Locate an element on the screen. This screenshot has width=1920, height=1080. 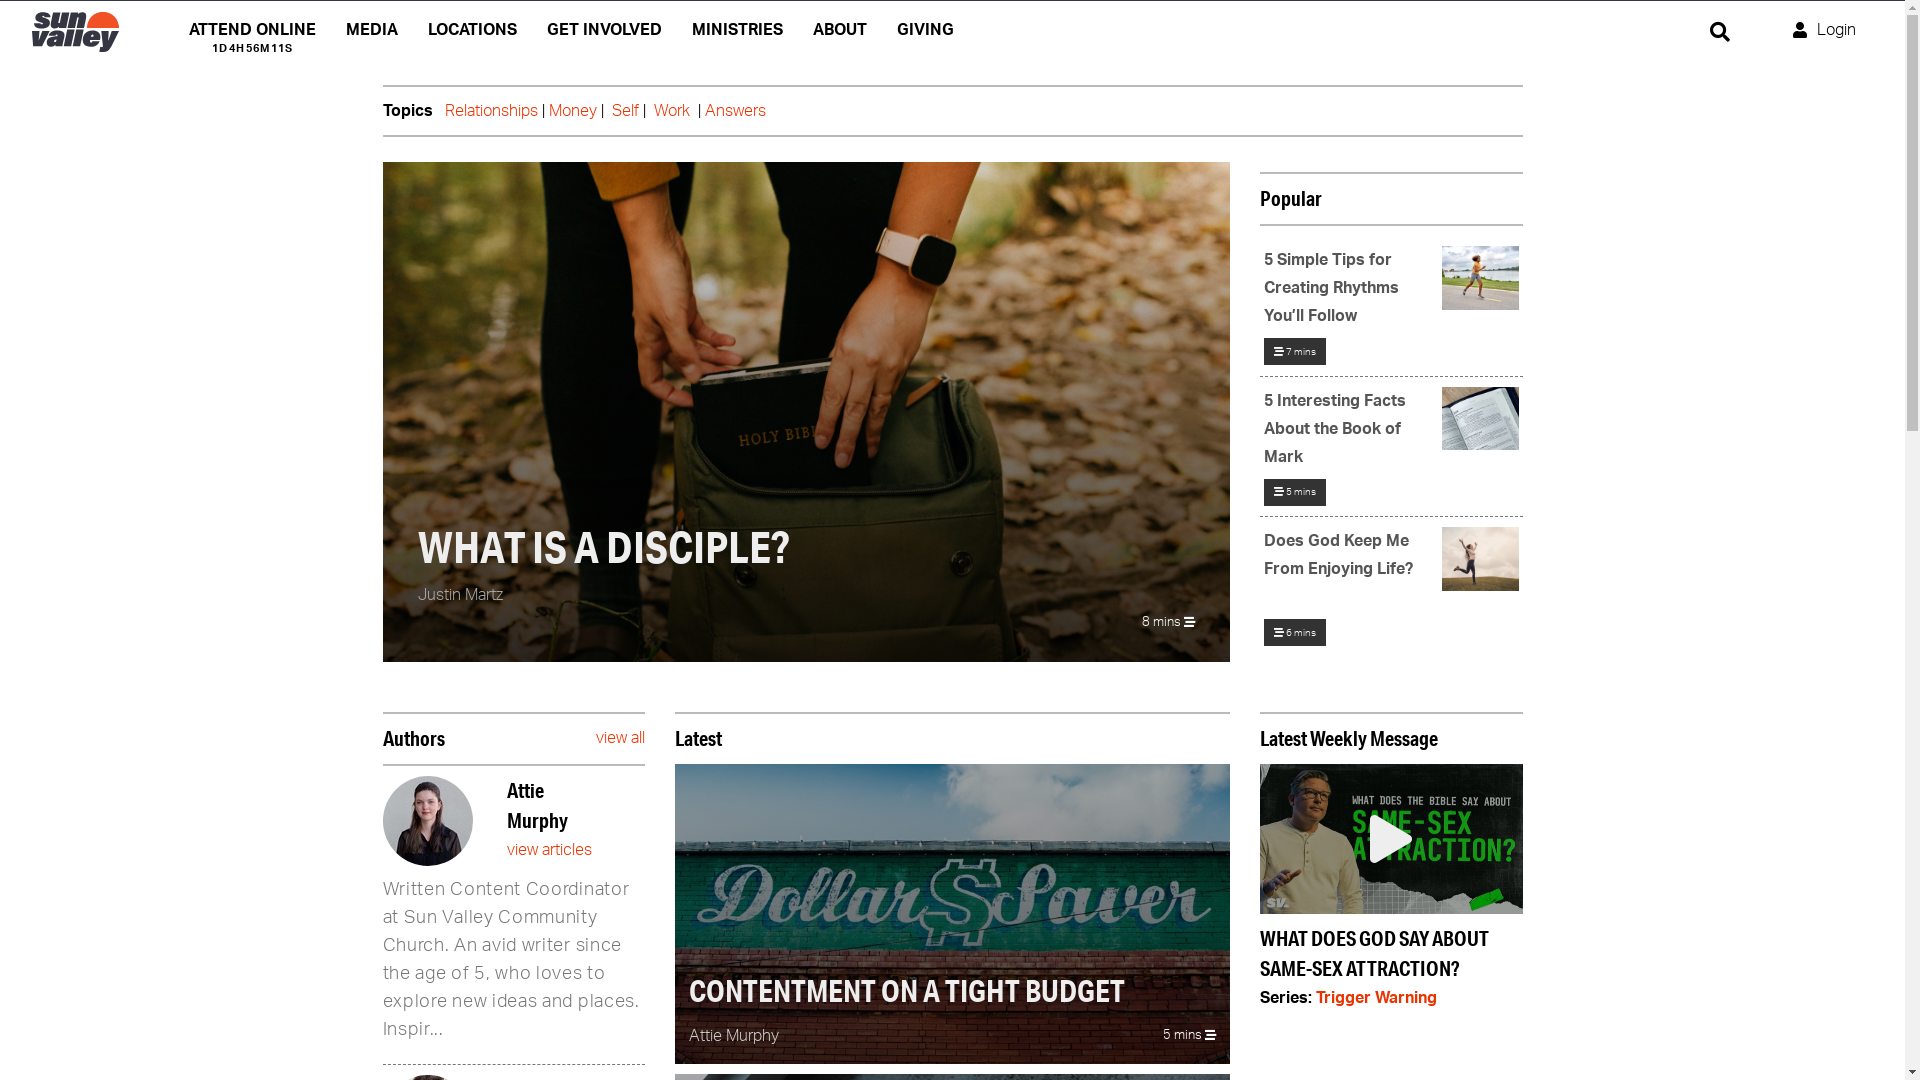
'Does God Keep Me From Enjoying Life?' is located at coordinates (1391, 569).